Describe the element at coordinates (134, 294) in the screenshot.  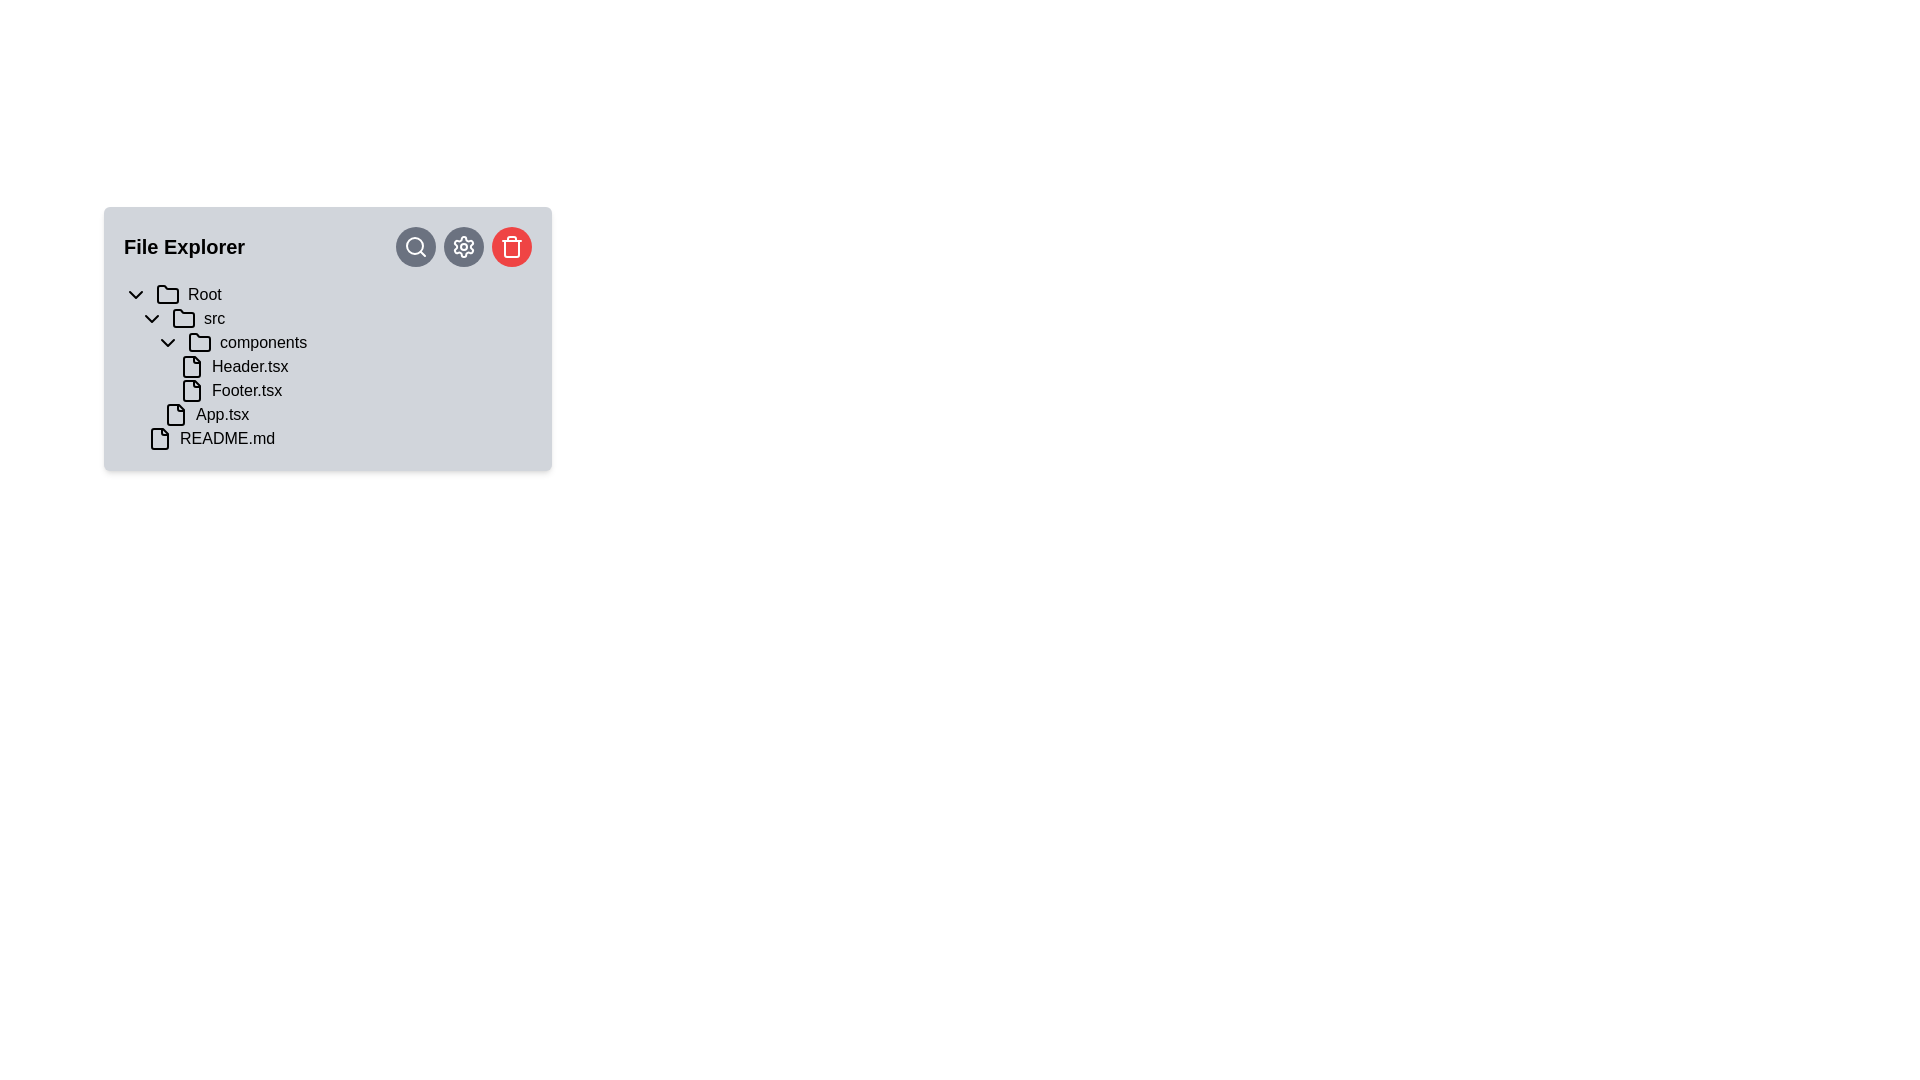
I see `the toggle button icon located to the left of the 'Root' label in the file explorer for visual feedback` at that location.